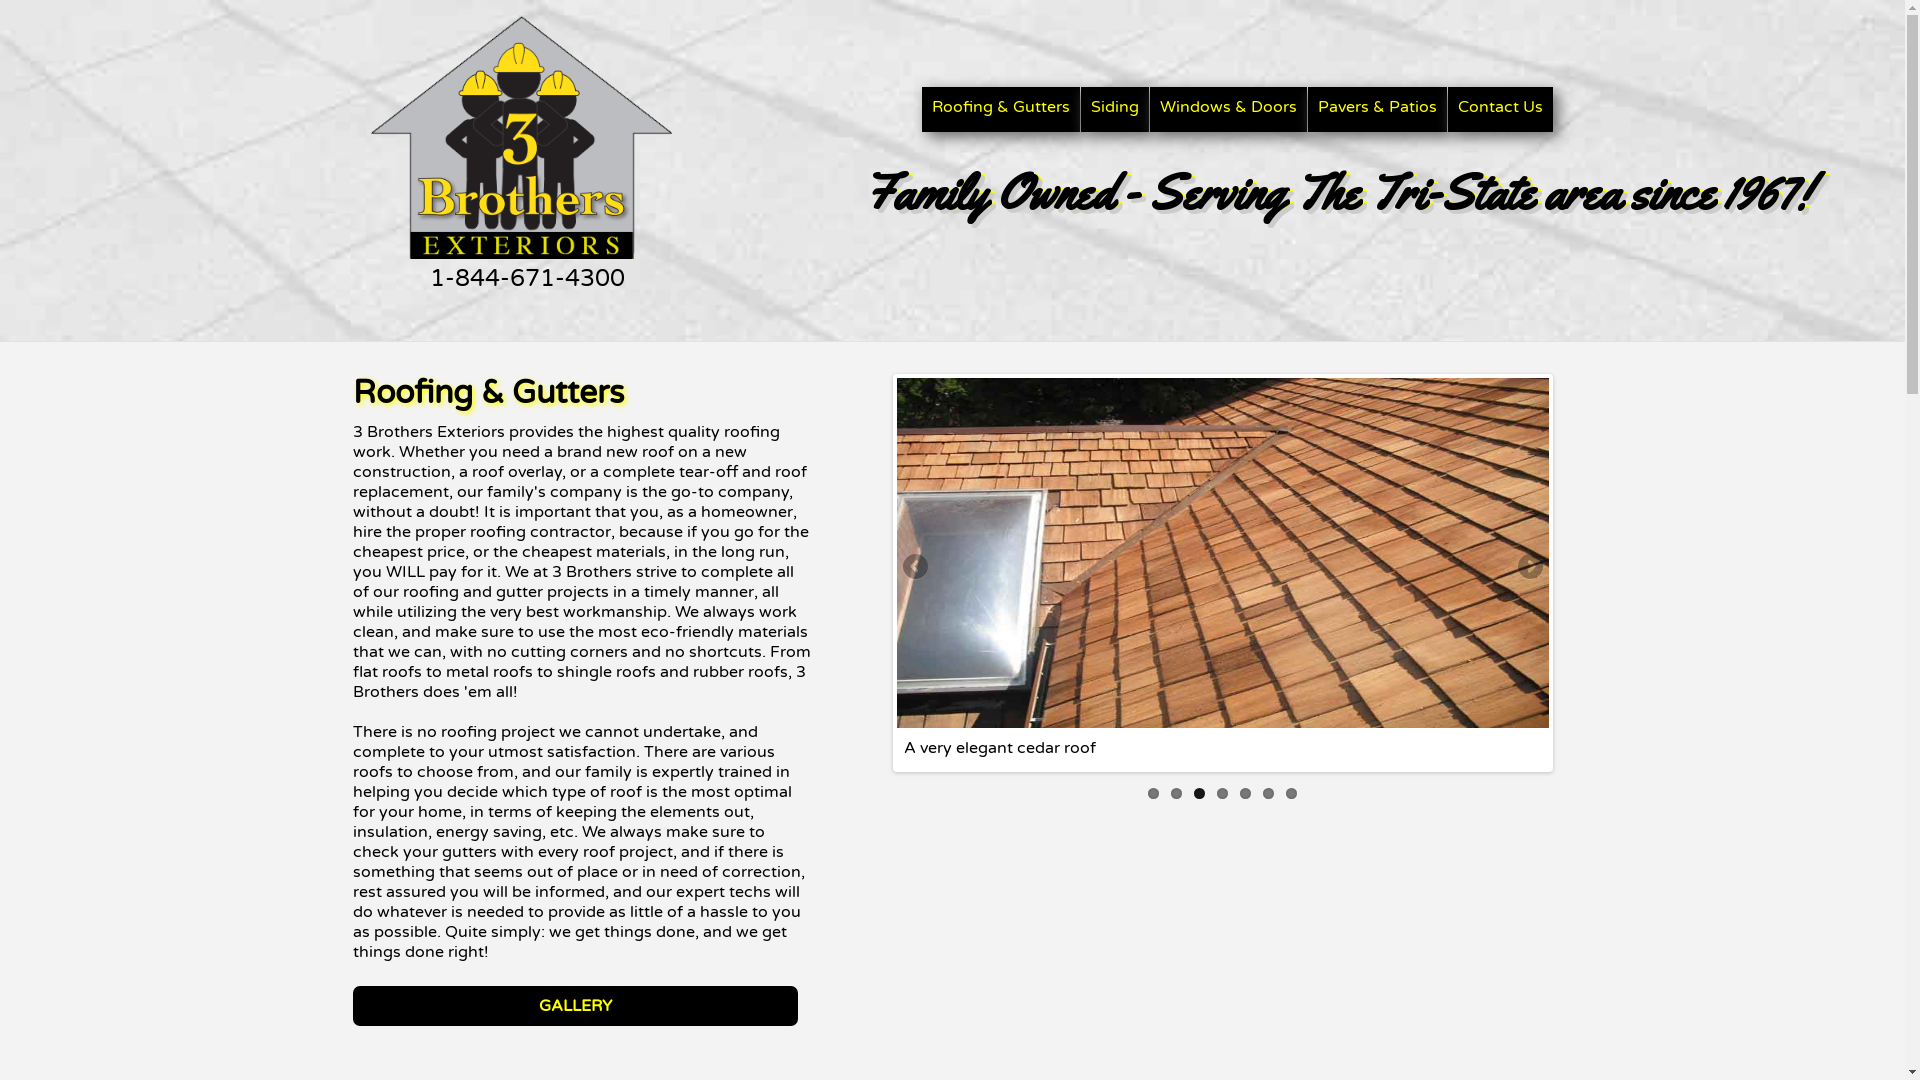  I want to click on 'Next', so click(1528, 567).